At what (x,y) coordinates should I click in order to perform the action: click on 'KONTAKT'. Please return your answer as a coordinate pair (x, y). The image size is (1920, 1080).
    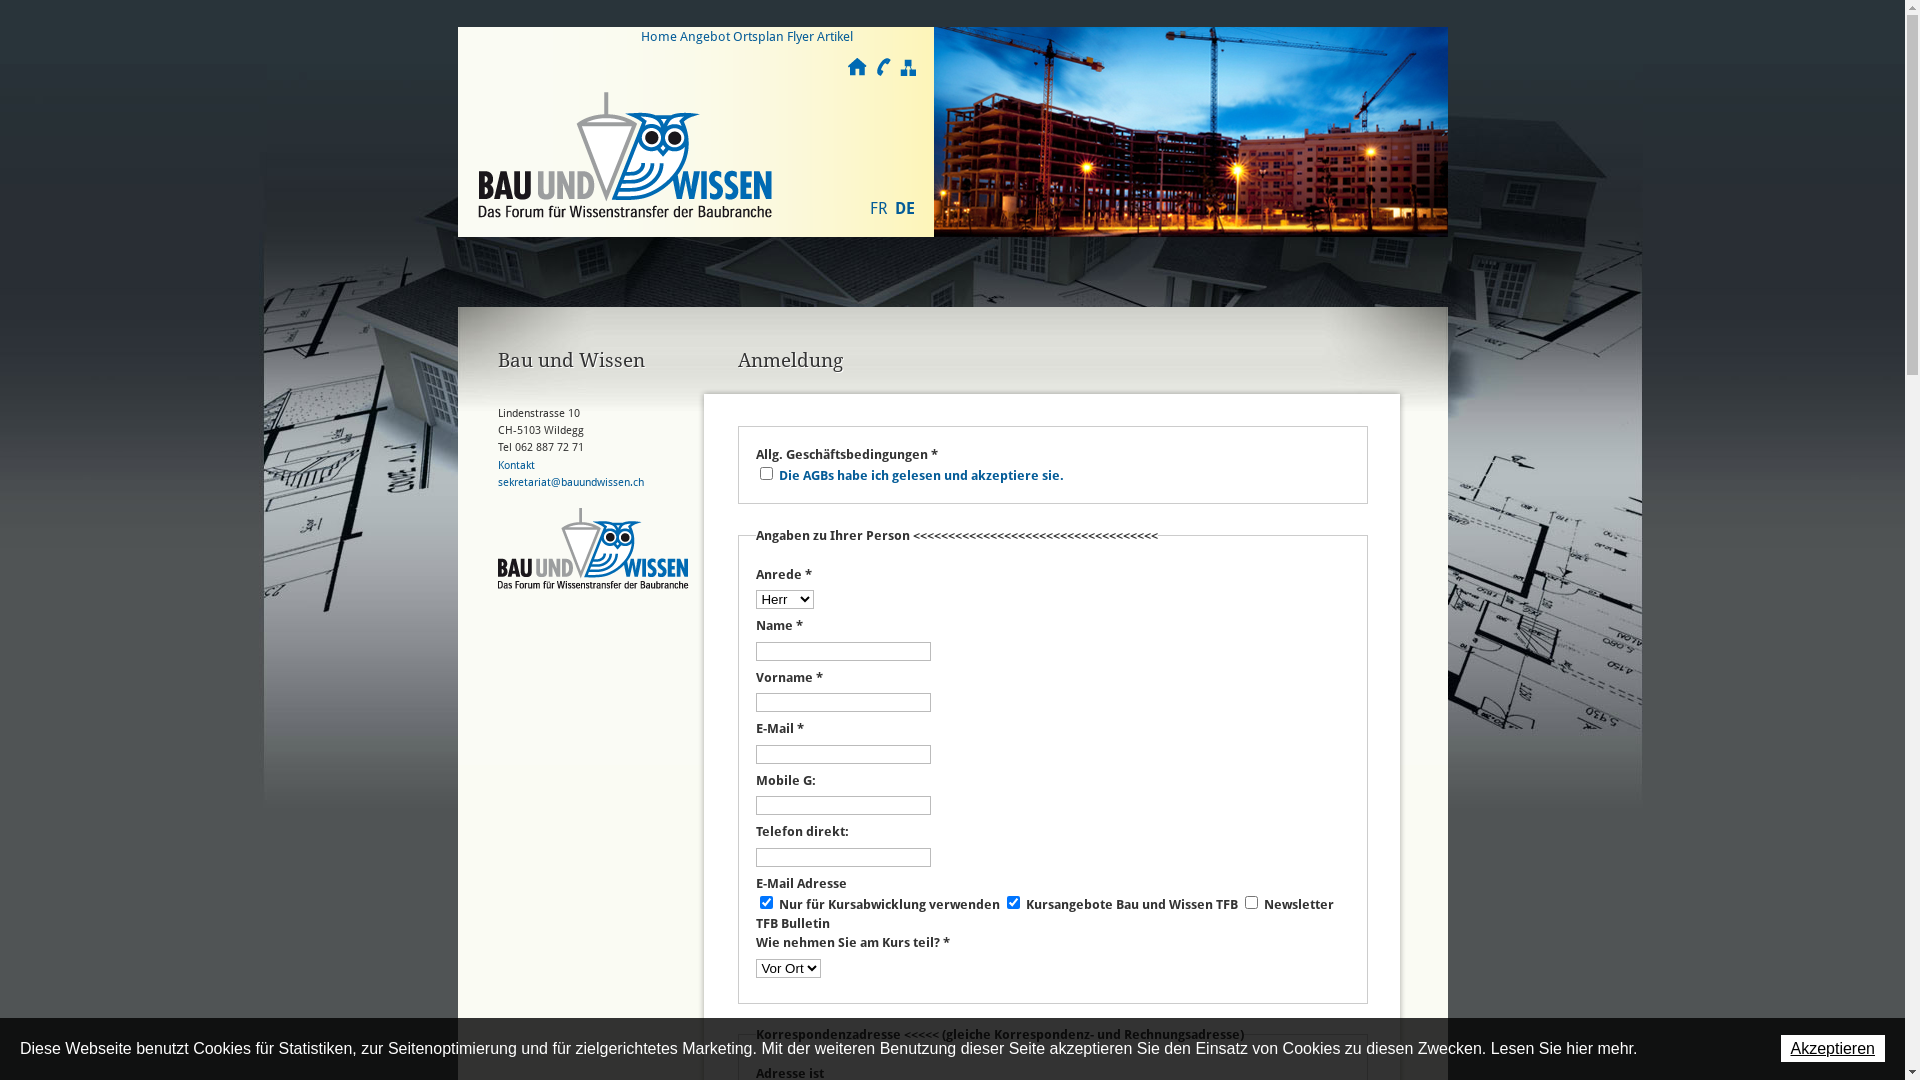
    Looking at the image, I should click on (880, 66).